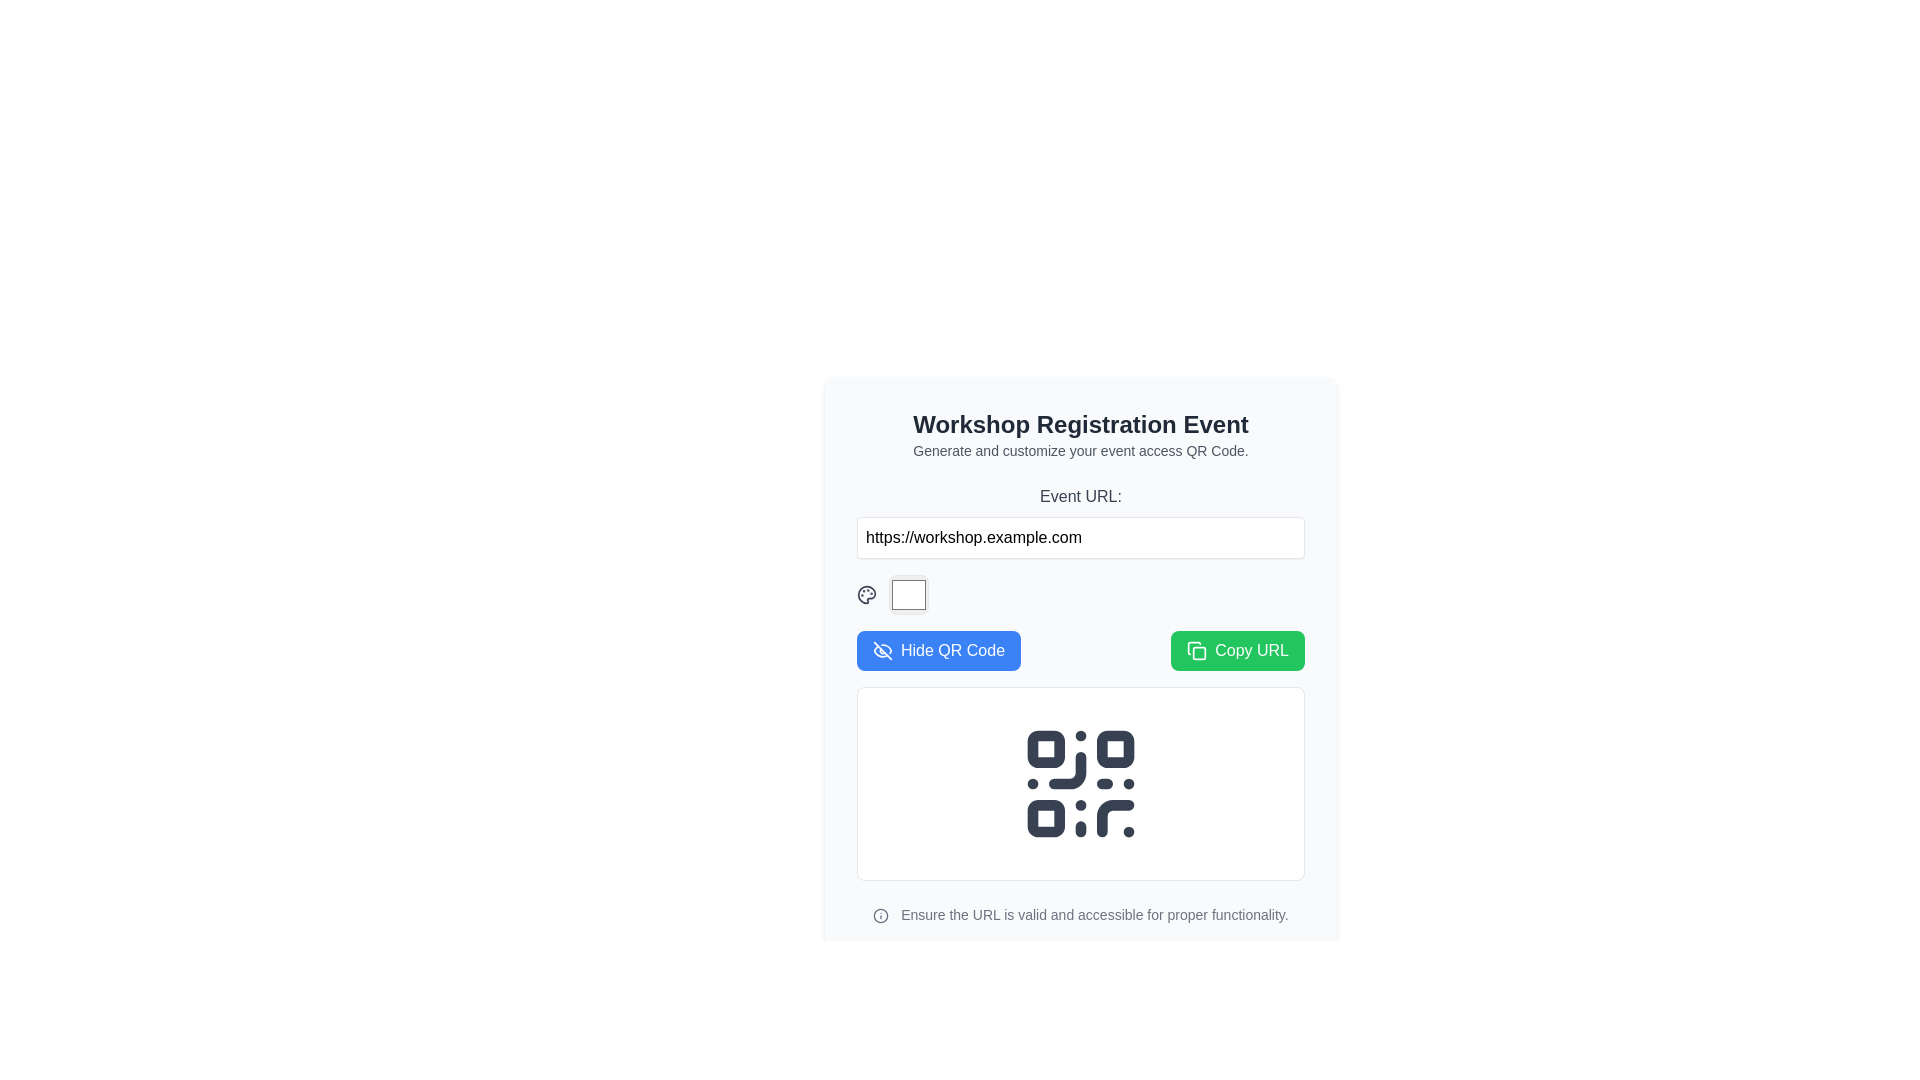 This screenshot has height=1080, width=1920. I want to click on the small square icon with rounded corners that is part of the 'Copy URL' button, which depicts a document duplication symbol and is located in the upper-right region of the interface, so click(1197, 651).